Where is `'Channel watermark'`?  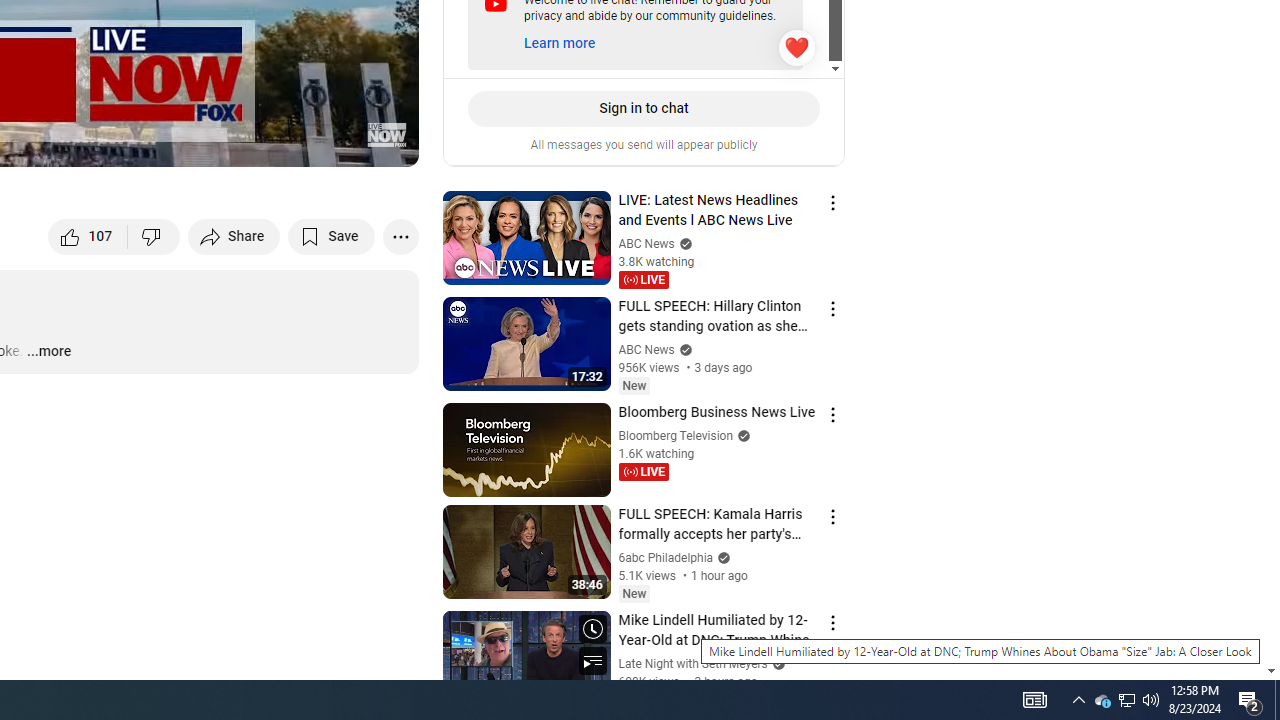 'Channel watermark' is located at coordinates (386, 135).